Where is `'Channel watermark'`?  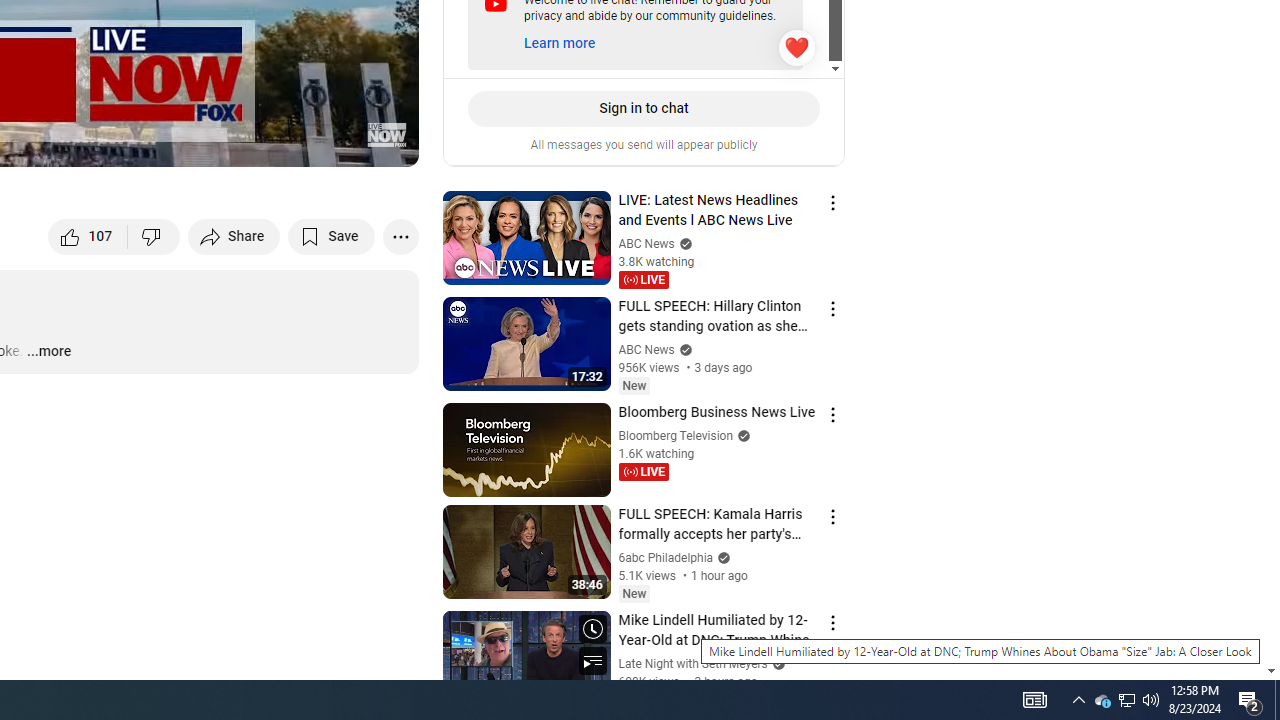 'Channel watermark' is located at coordinates (386, 135).